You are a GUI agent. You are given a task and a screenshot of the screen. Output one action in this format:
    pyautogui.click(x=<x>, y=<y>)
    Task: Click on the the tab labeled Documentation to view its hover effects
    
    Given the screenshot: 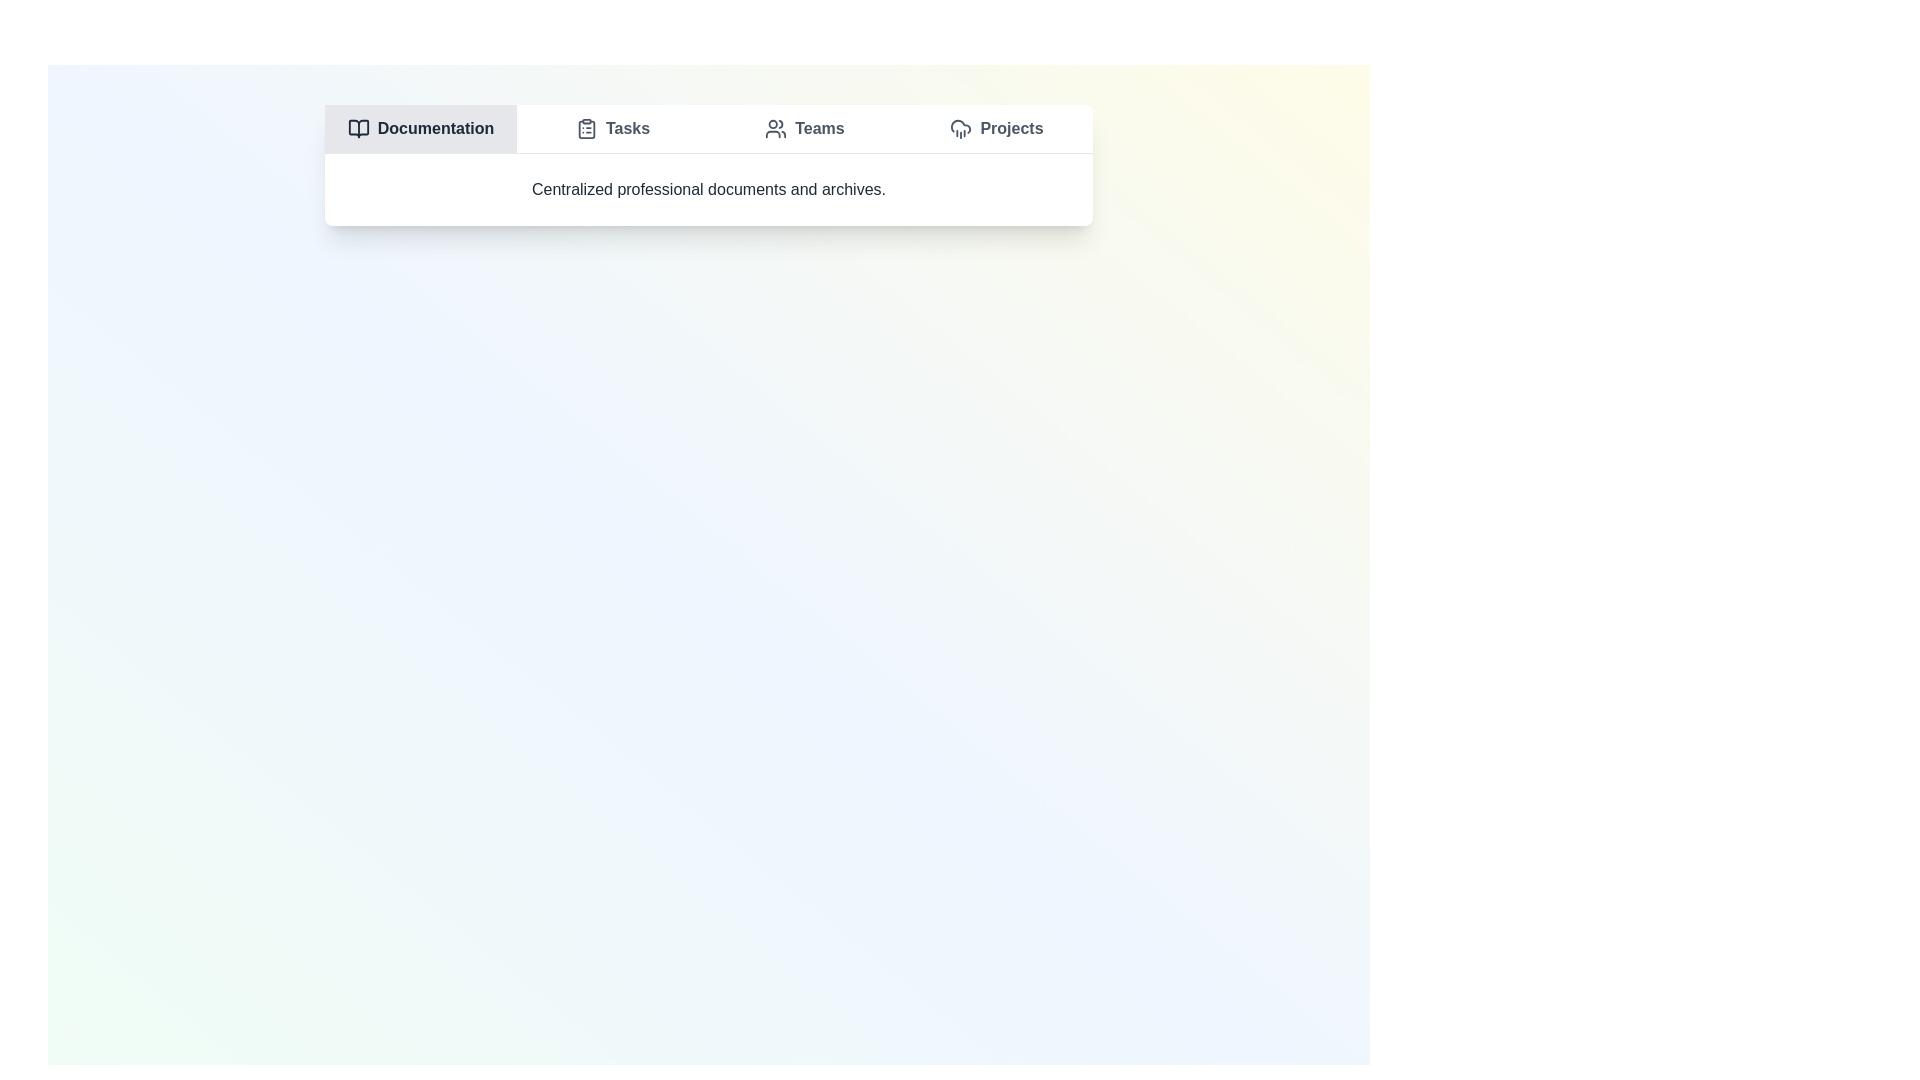 What is the action you would take?
    pyautogui.click(x=420, y=128)
    